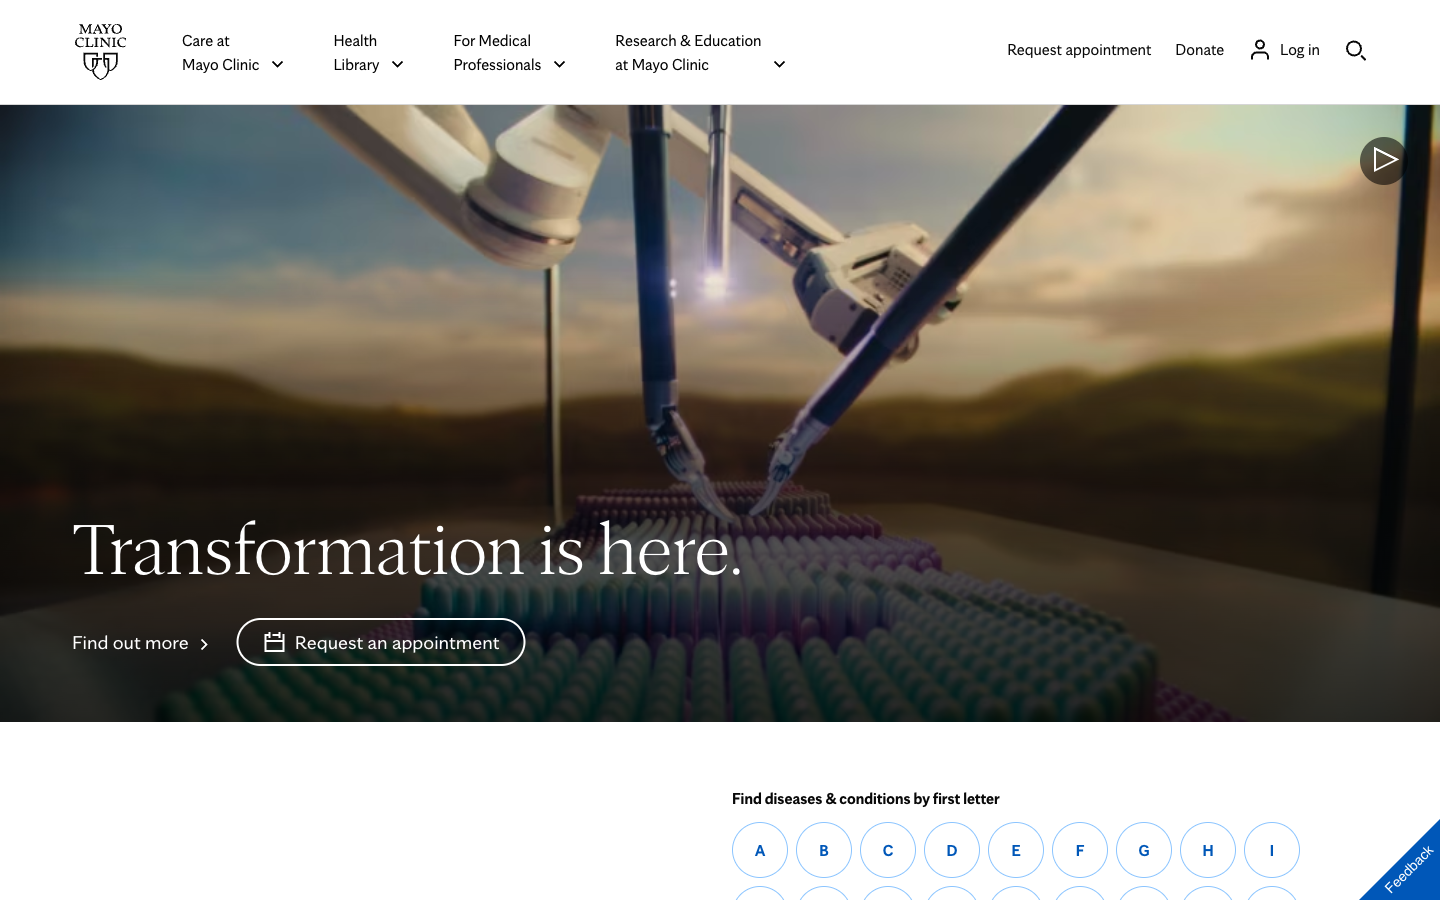 This screenshot has width=1440, height=900. Describe the element at coordinates (141, 641) in the screenshot. I see `Research the alterations occurring at Mayo Clinic` at that location.